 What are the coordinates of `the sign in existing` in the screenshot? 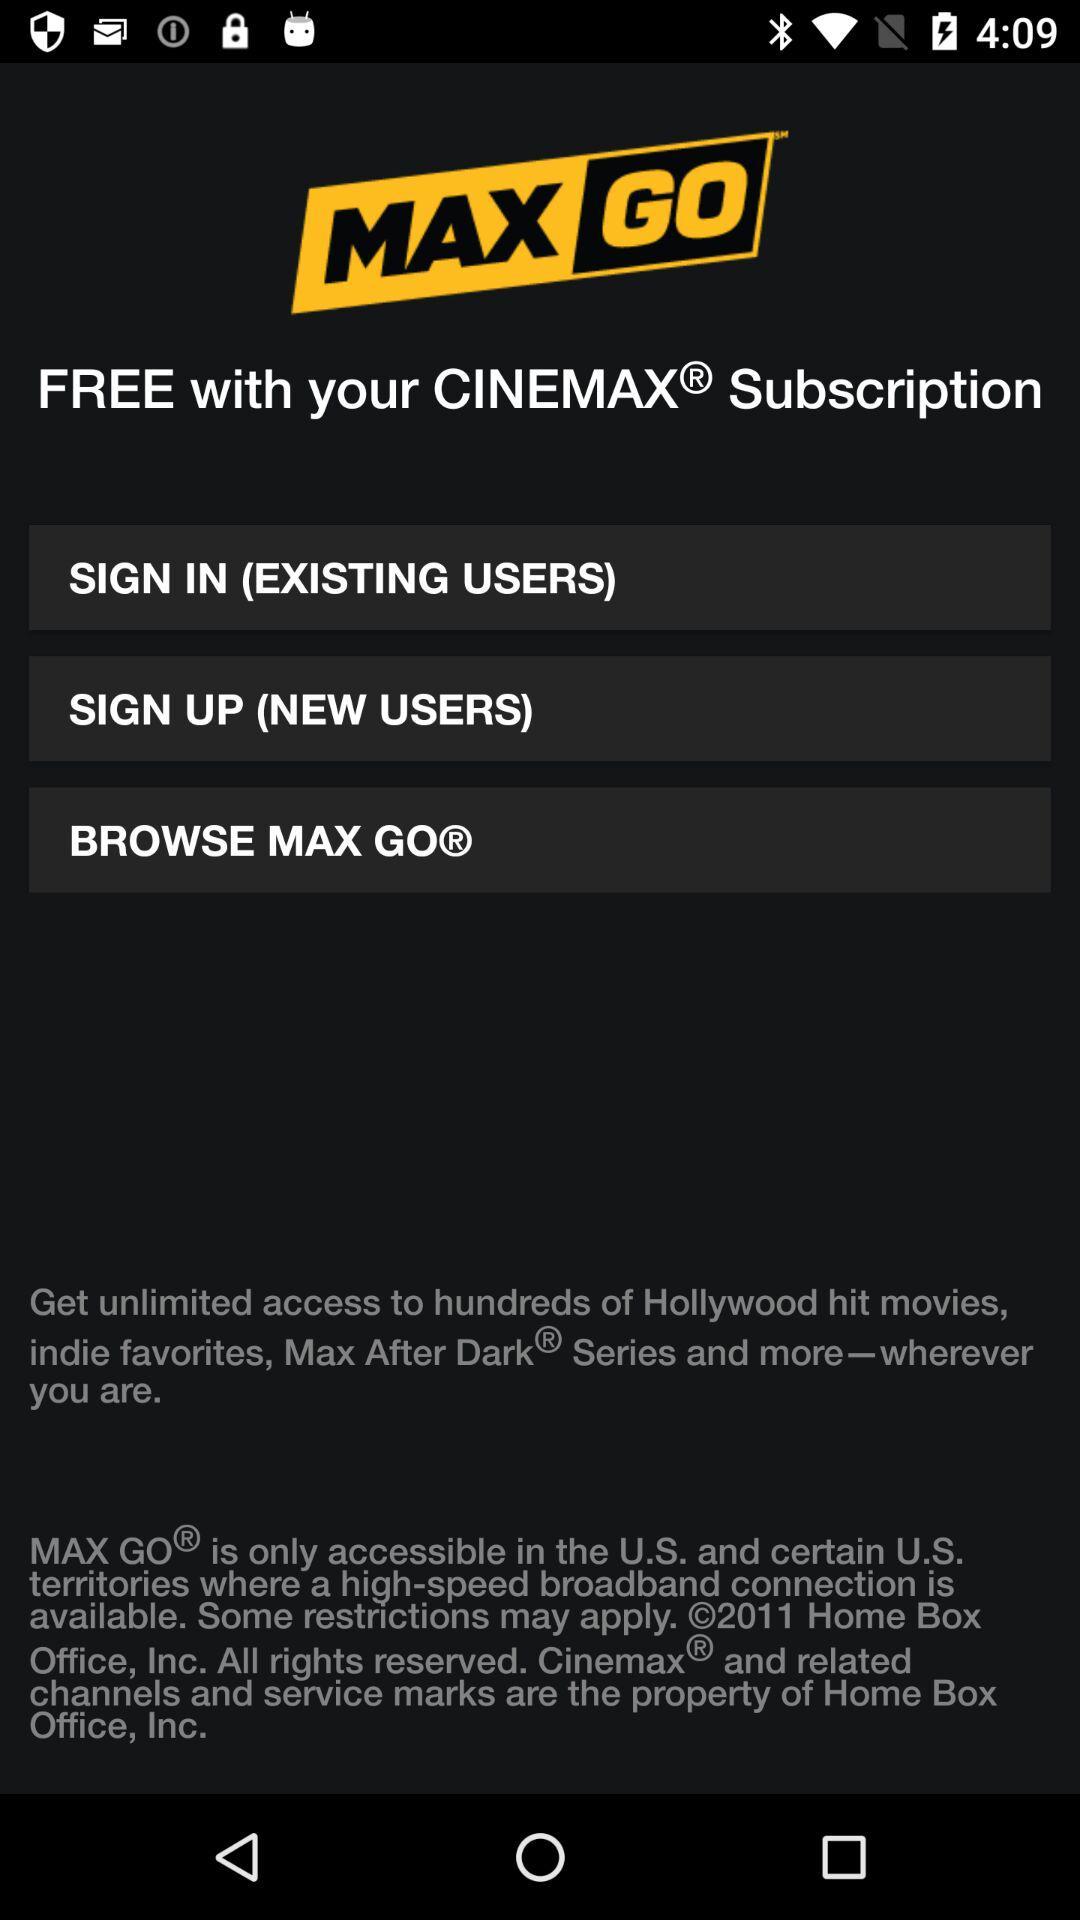 It's located at (540, 576).